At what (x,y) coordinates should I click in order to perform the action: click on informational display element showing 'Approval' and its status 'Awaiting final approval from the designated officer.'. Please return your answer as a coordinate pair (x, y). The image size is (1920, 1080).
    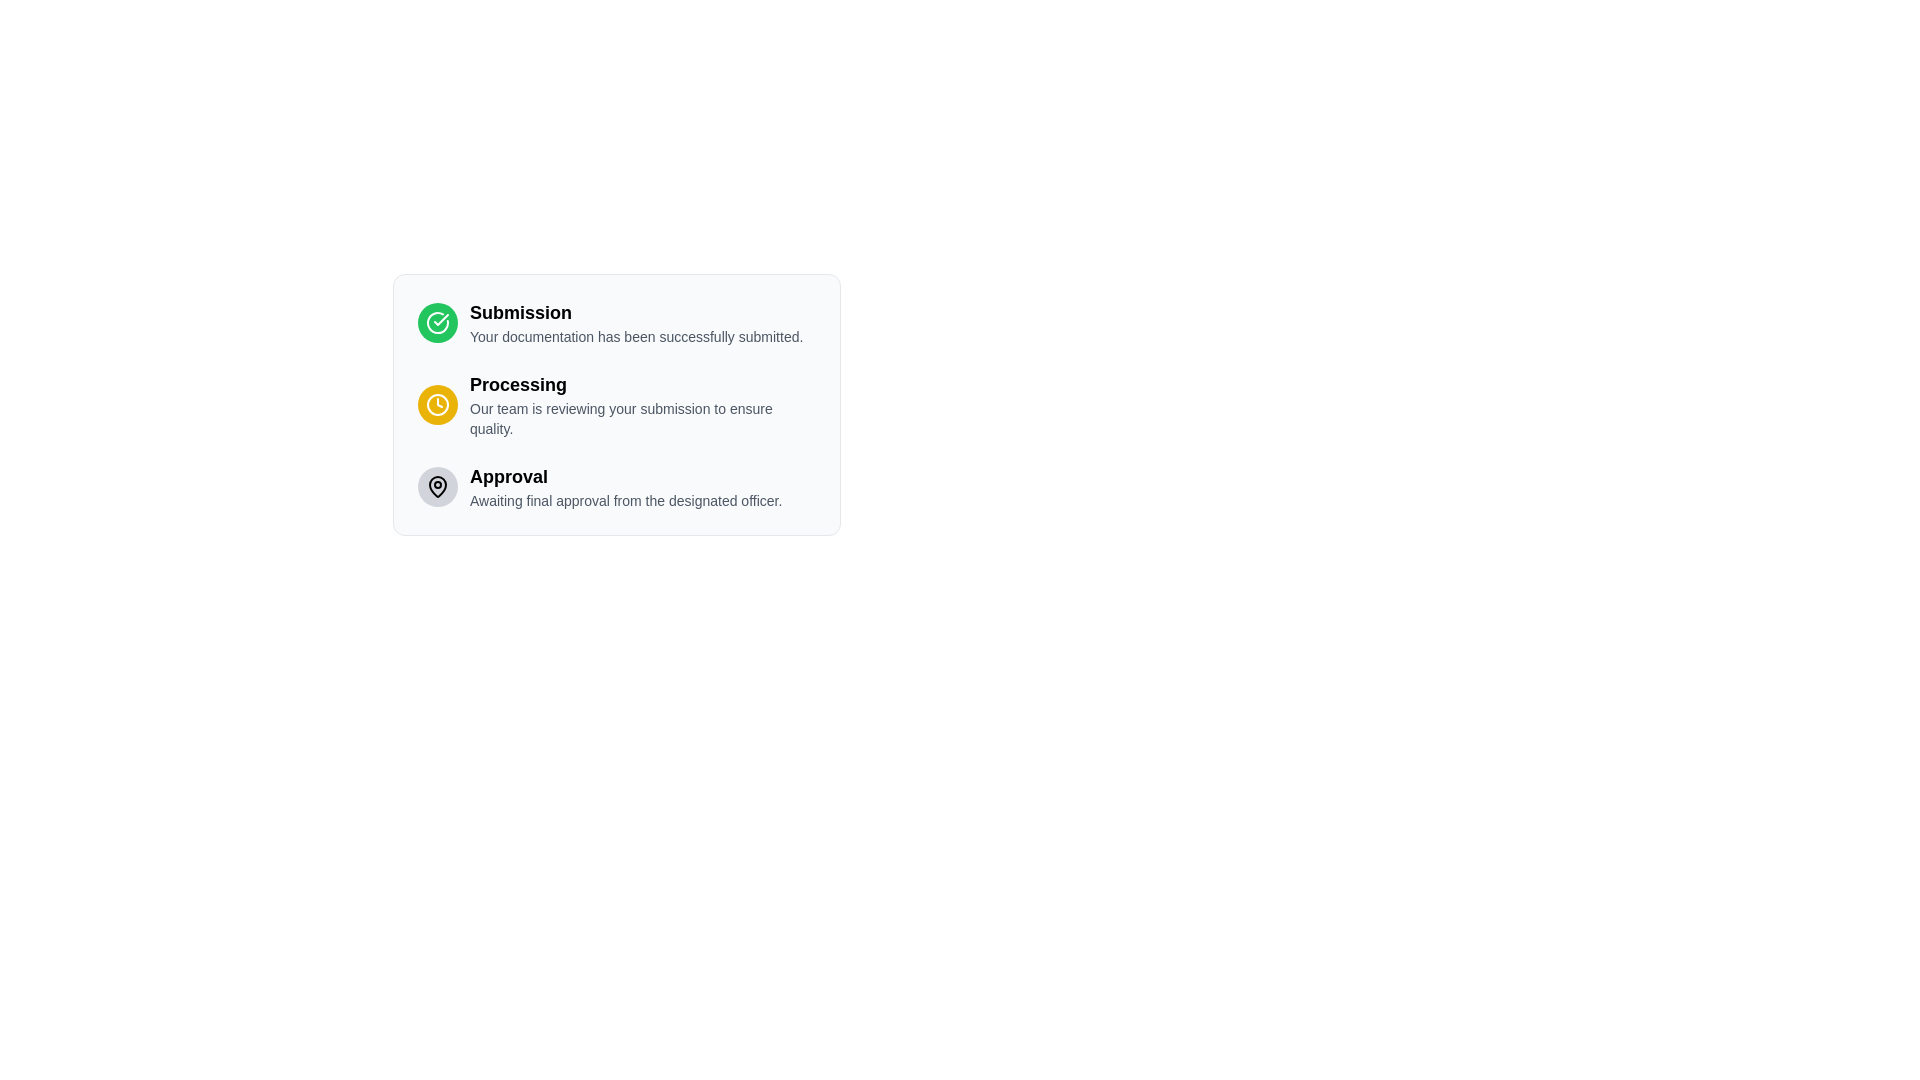
    Looking at the image, I should click on (625, 486).